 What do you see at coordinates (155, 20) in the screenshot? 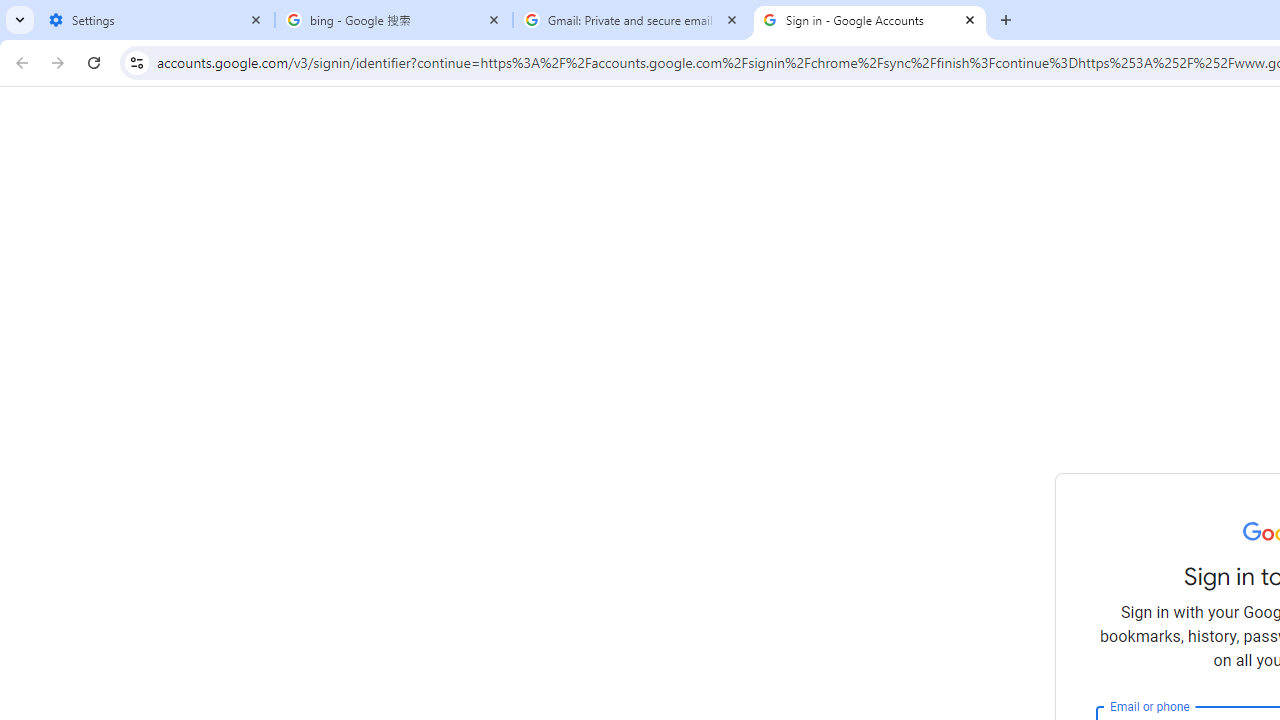
I see `'Settings'` at bounding box center [155, 20].